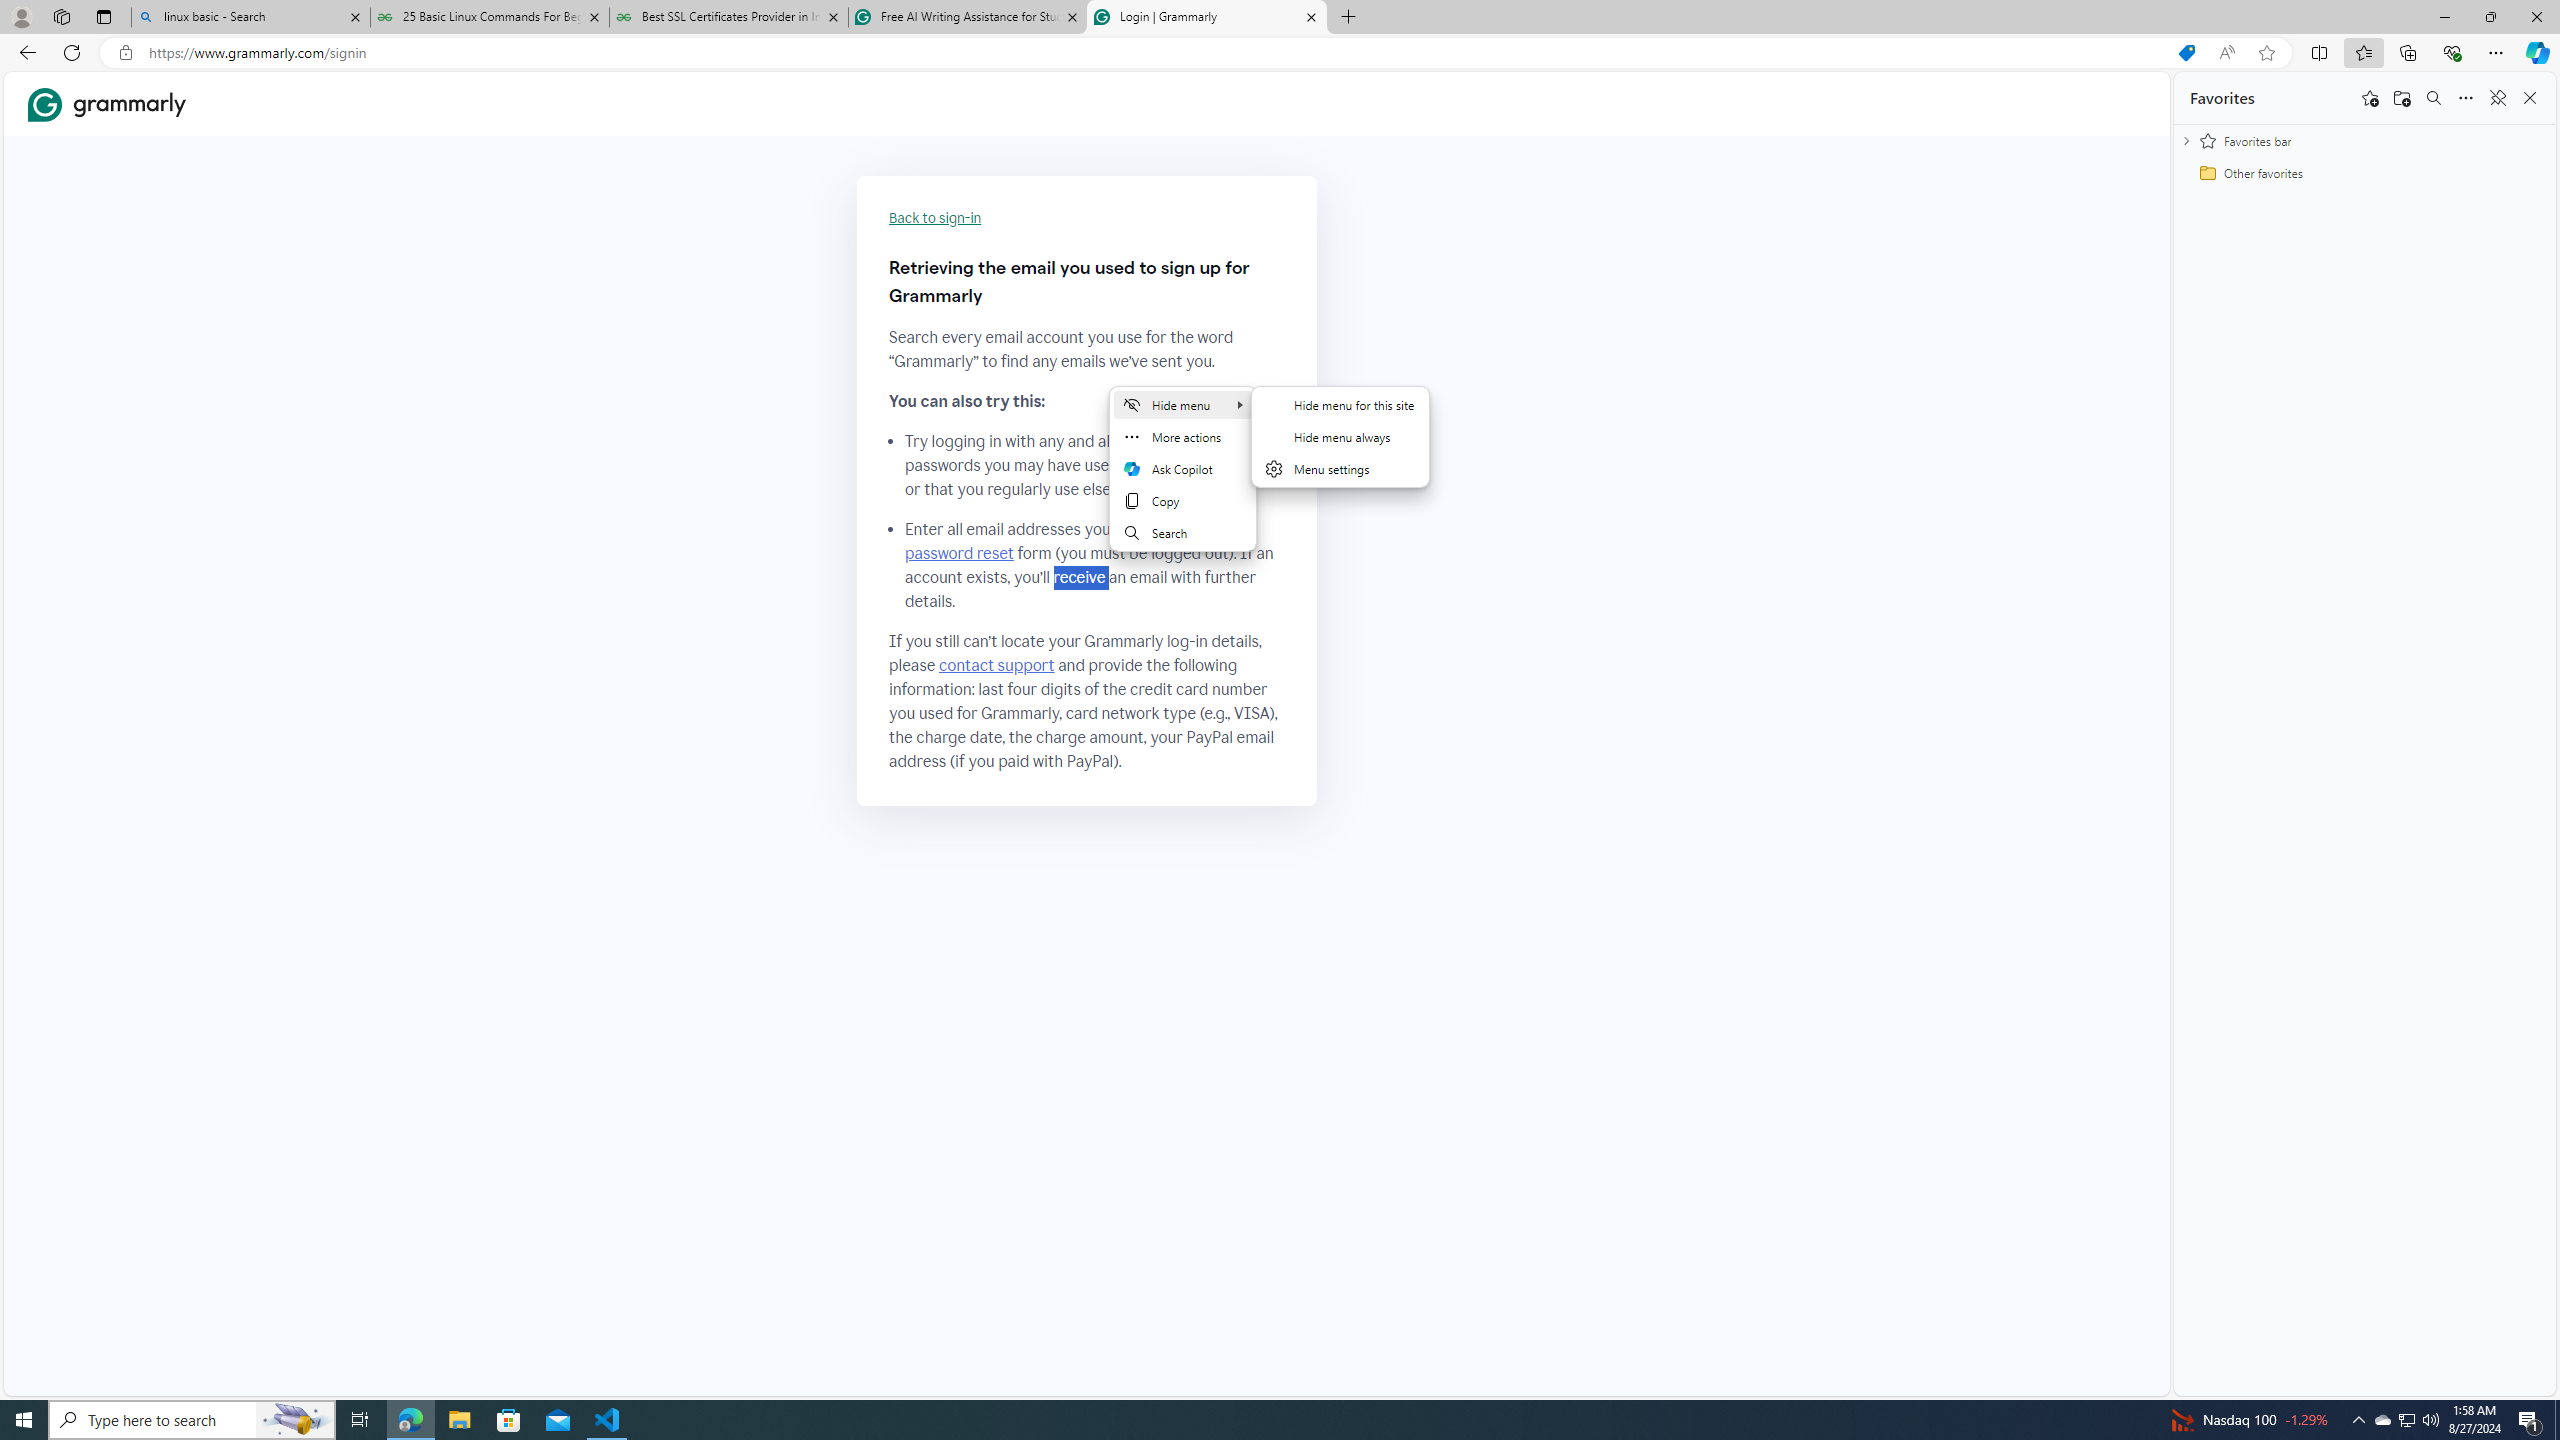 The image size is (2560, 1440). Describe the element at coordinates (959, 552) in the screenshot. I see `'password reset'` at that location.